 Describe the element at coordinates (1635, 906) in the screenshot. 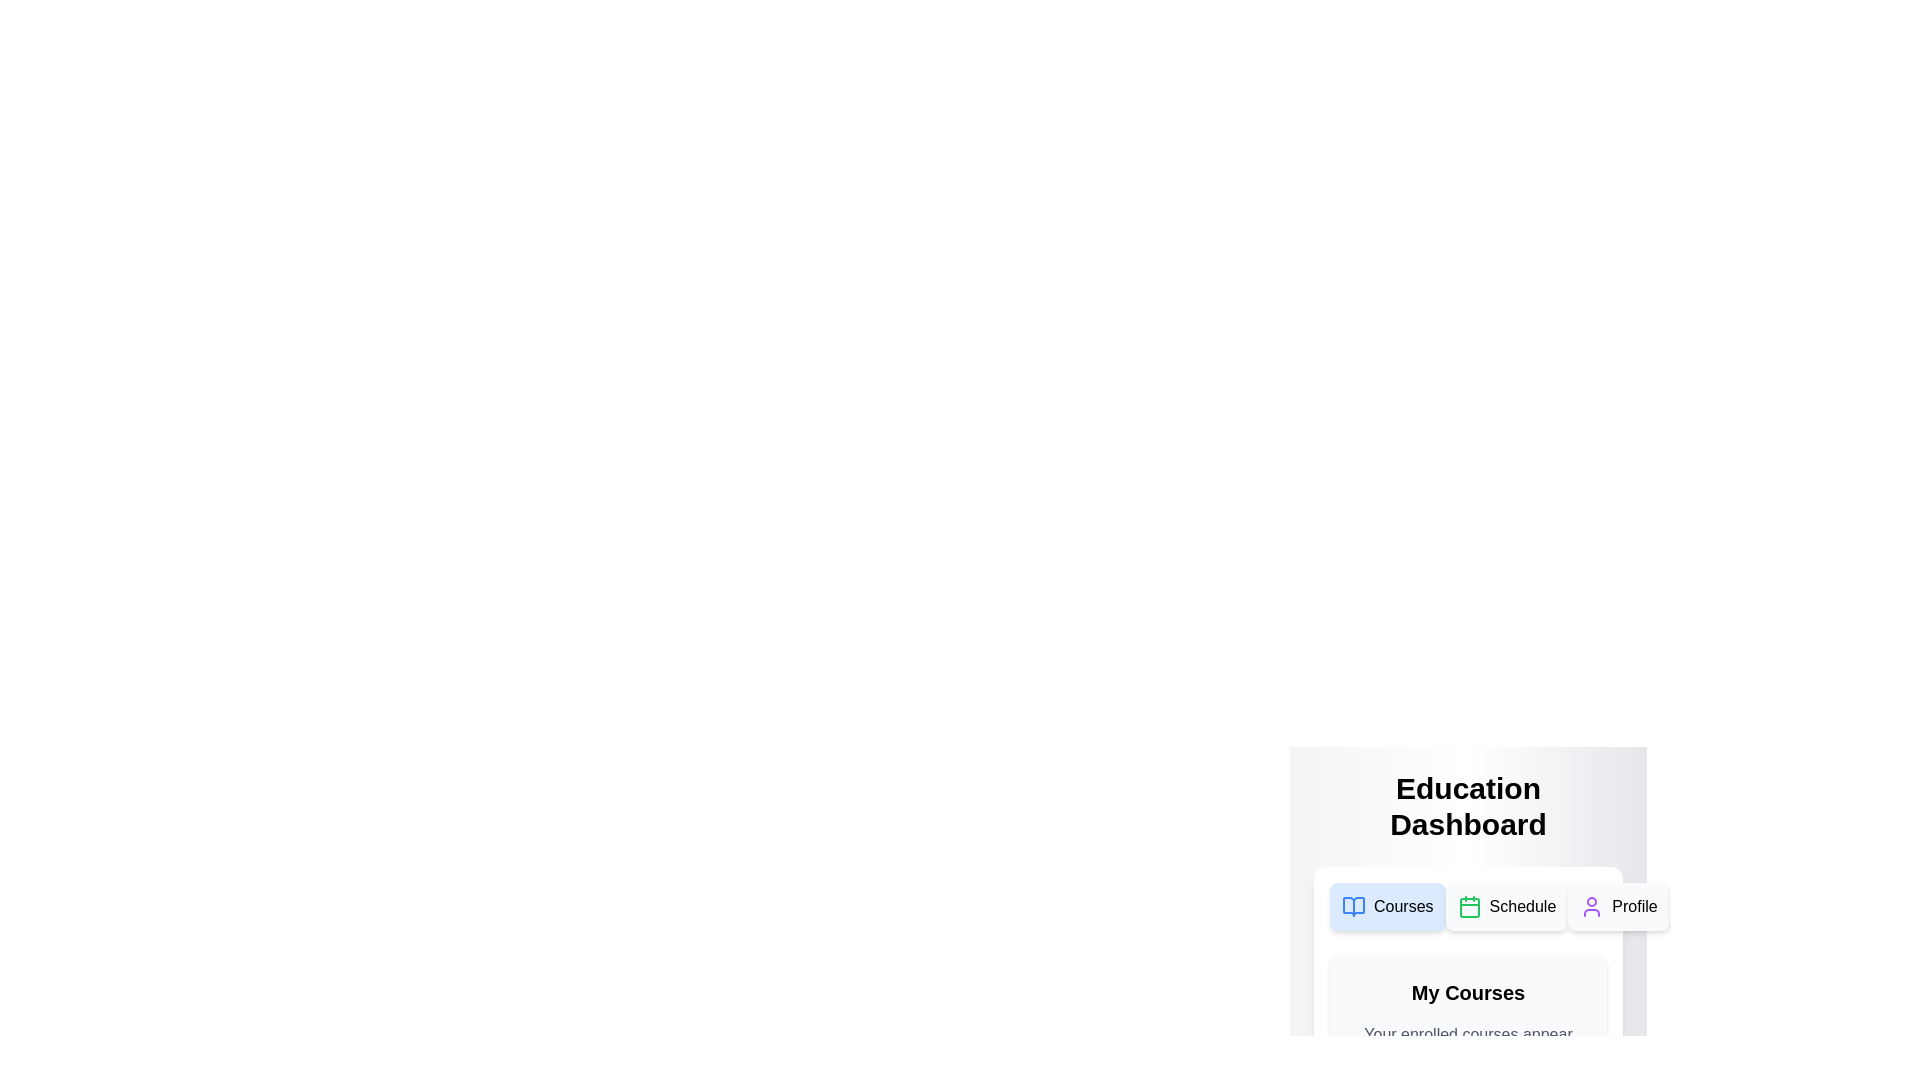

I see `text of the 'Profile' label, which is the fourth navigation option near the top right of the interface, closely aligned to a user icon` at that location.